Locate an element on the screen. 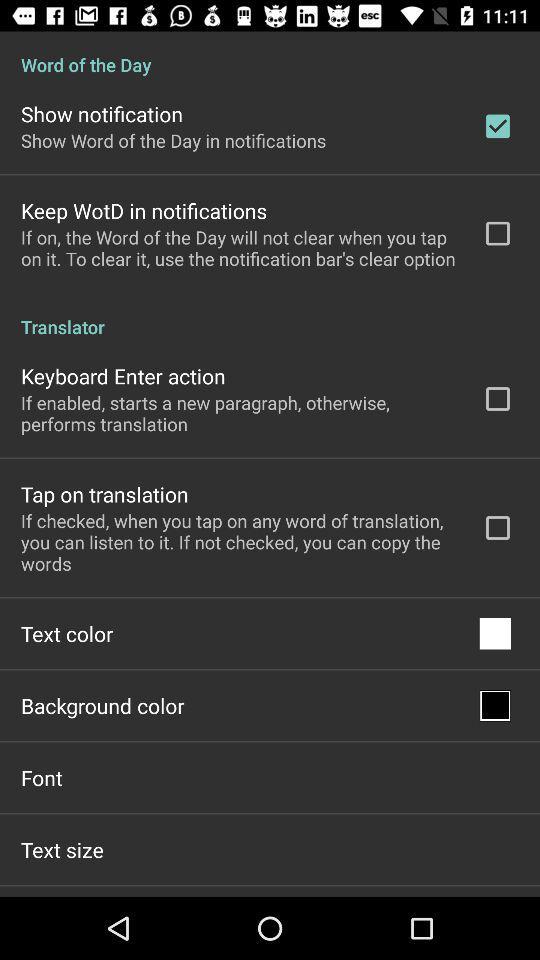 Image resolution: width=540 pixels, height=960 pixels. show notification is located at coordinates (102, 114).